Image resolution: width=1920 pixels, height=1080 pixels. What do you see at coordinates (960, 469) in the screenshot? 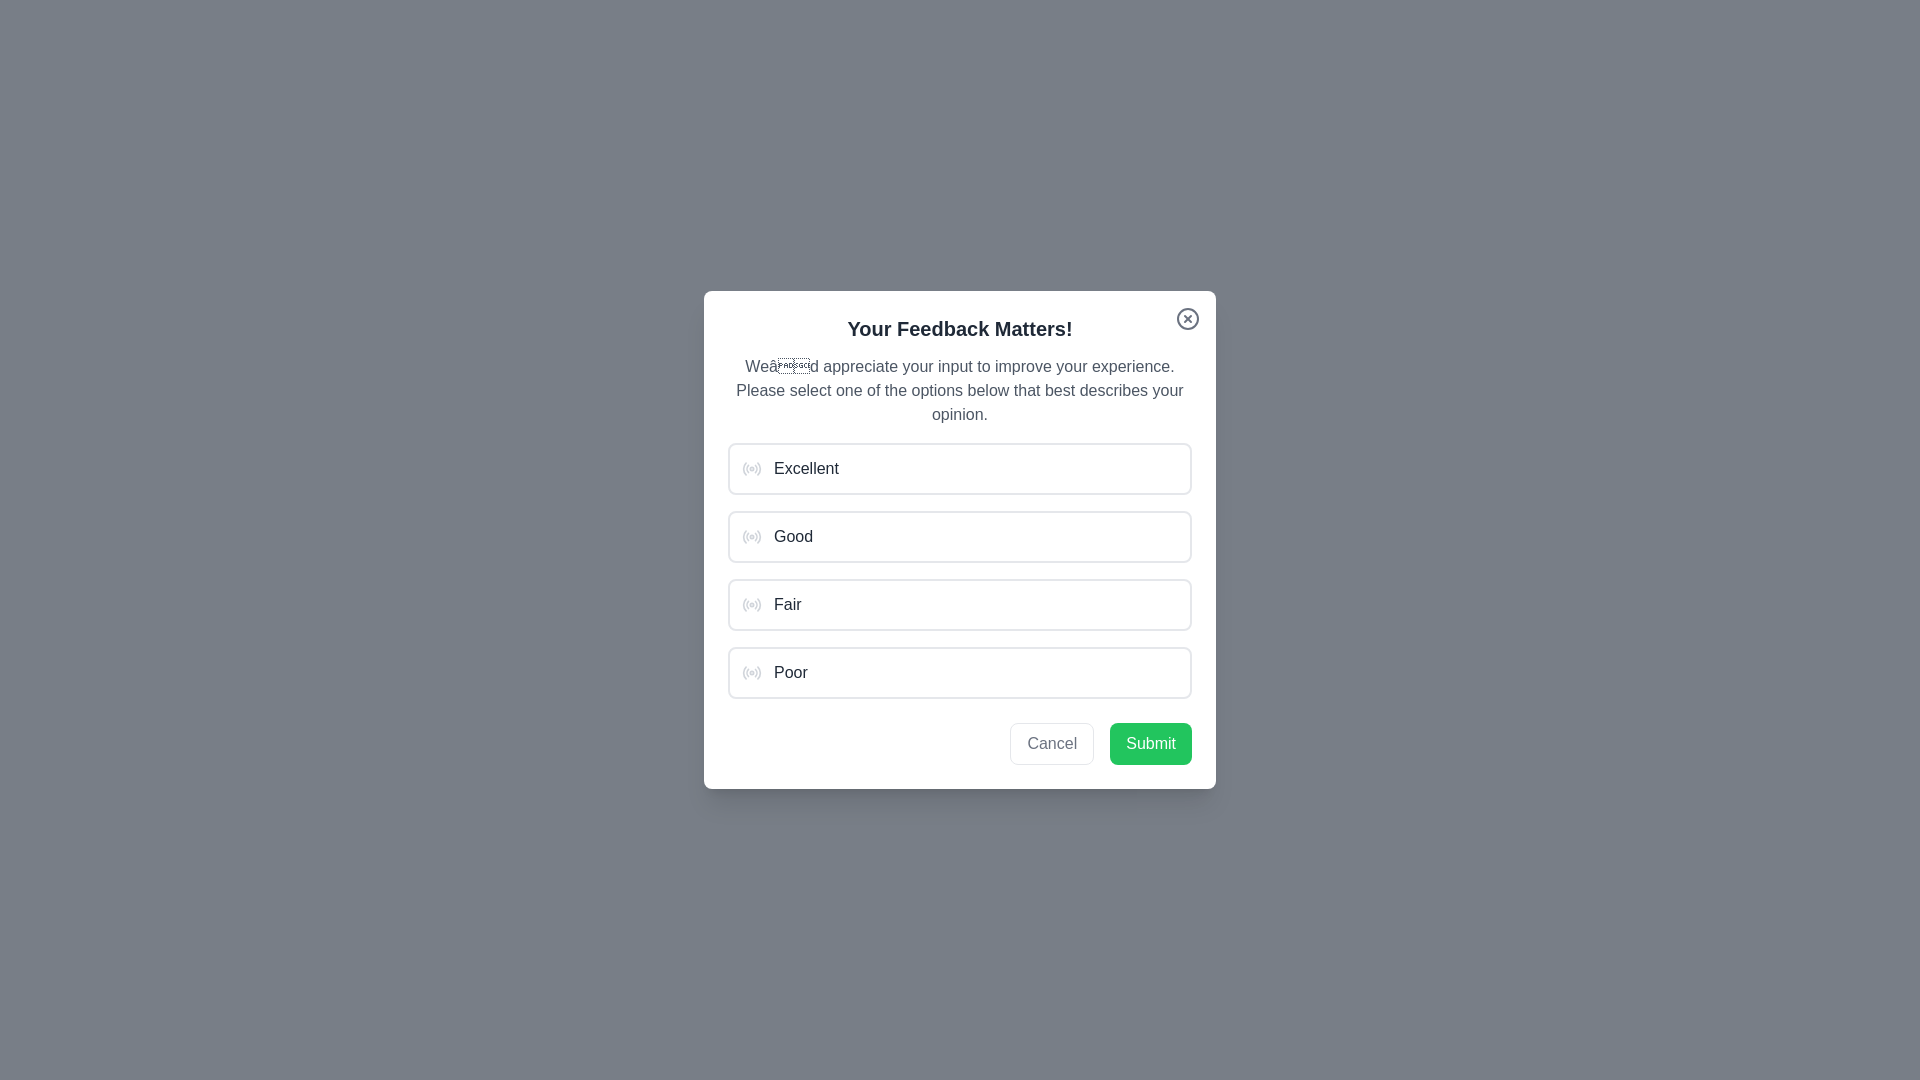
I see `the option 'Excellent' from the list` at bounding box center [960, 469].